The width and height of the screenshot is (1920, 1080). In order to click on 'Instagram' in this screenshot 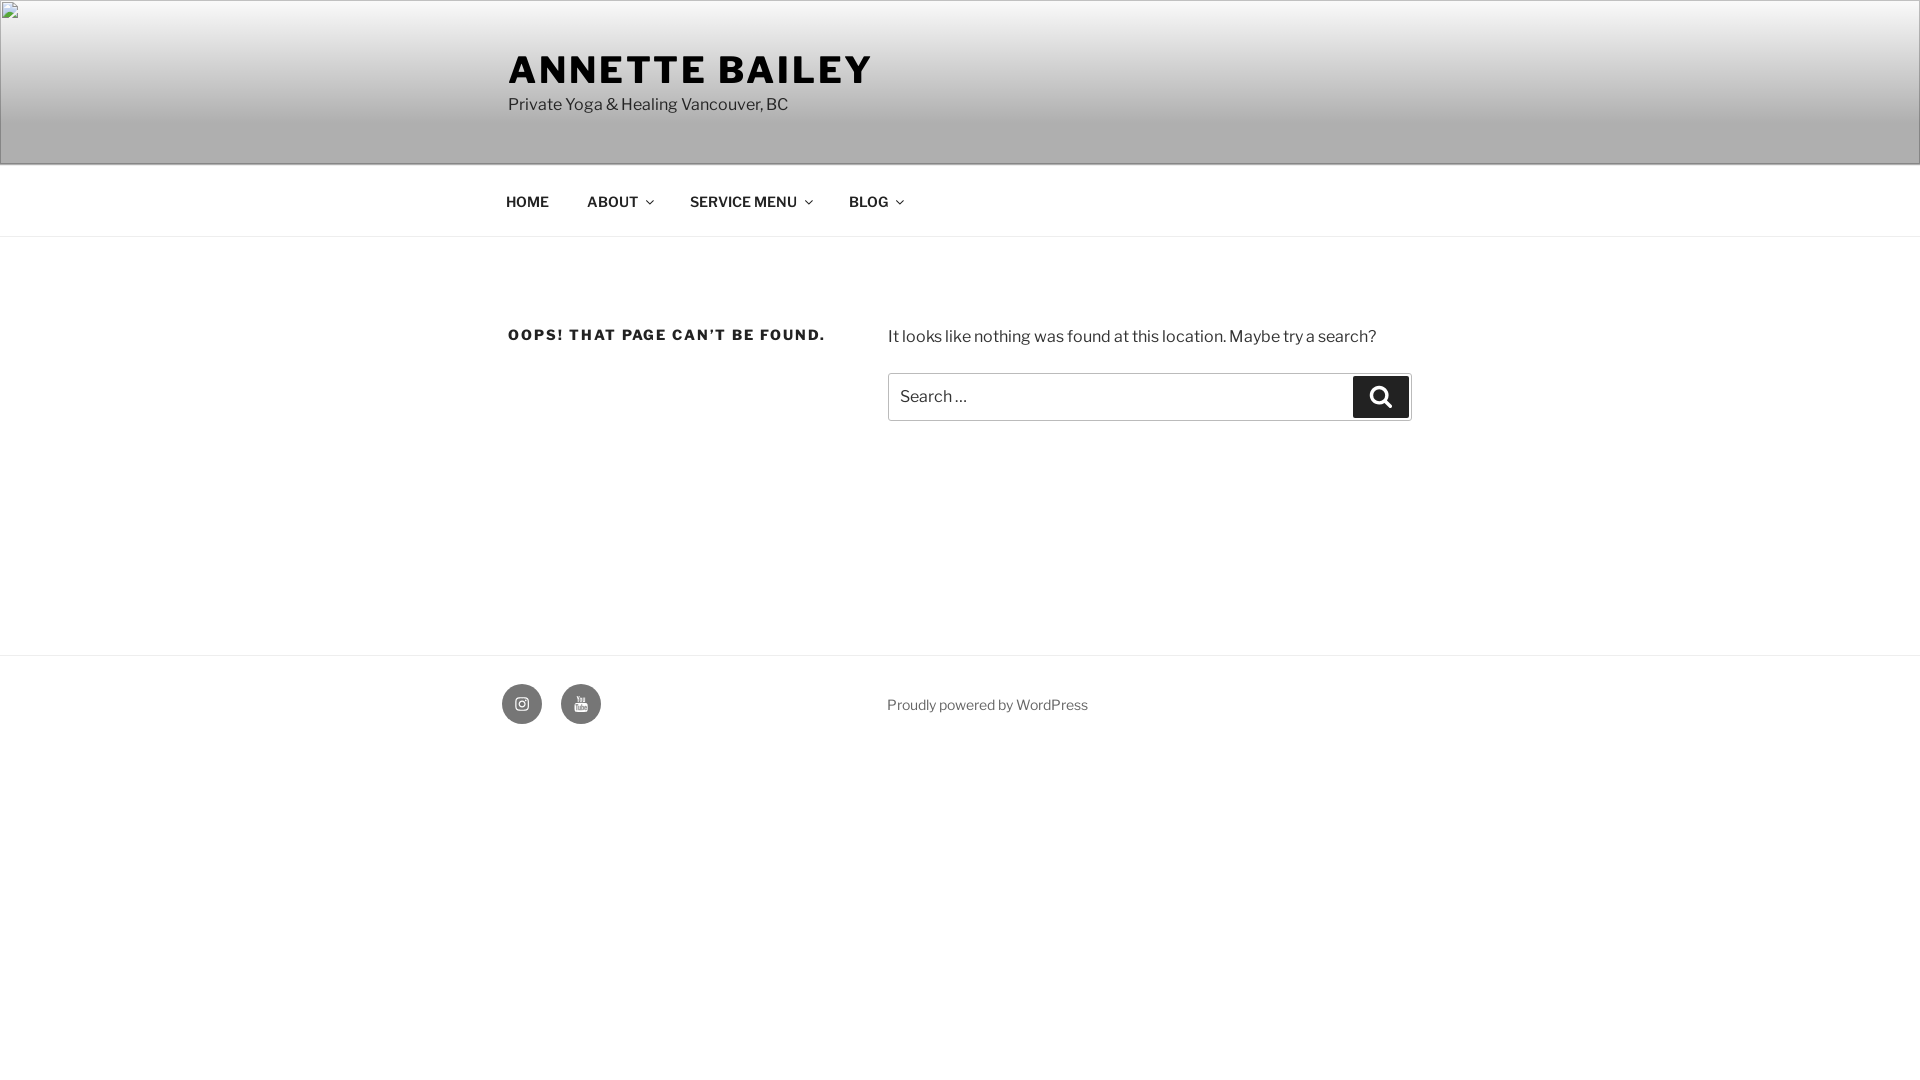, I will do `click(522, 703)`.